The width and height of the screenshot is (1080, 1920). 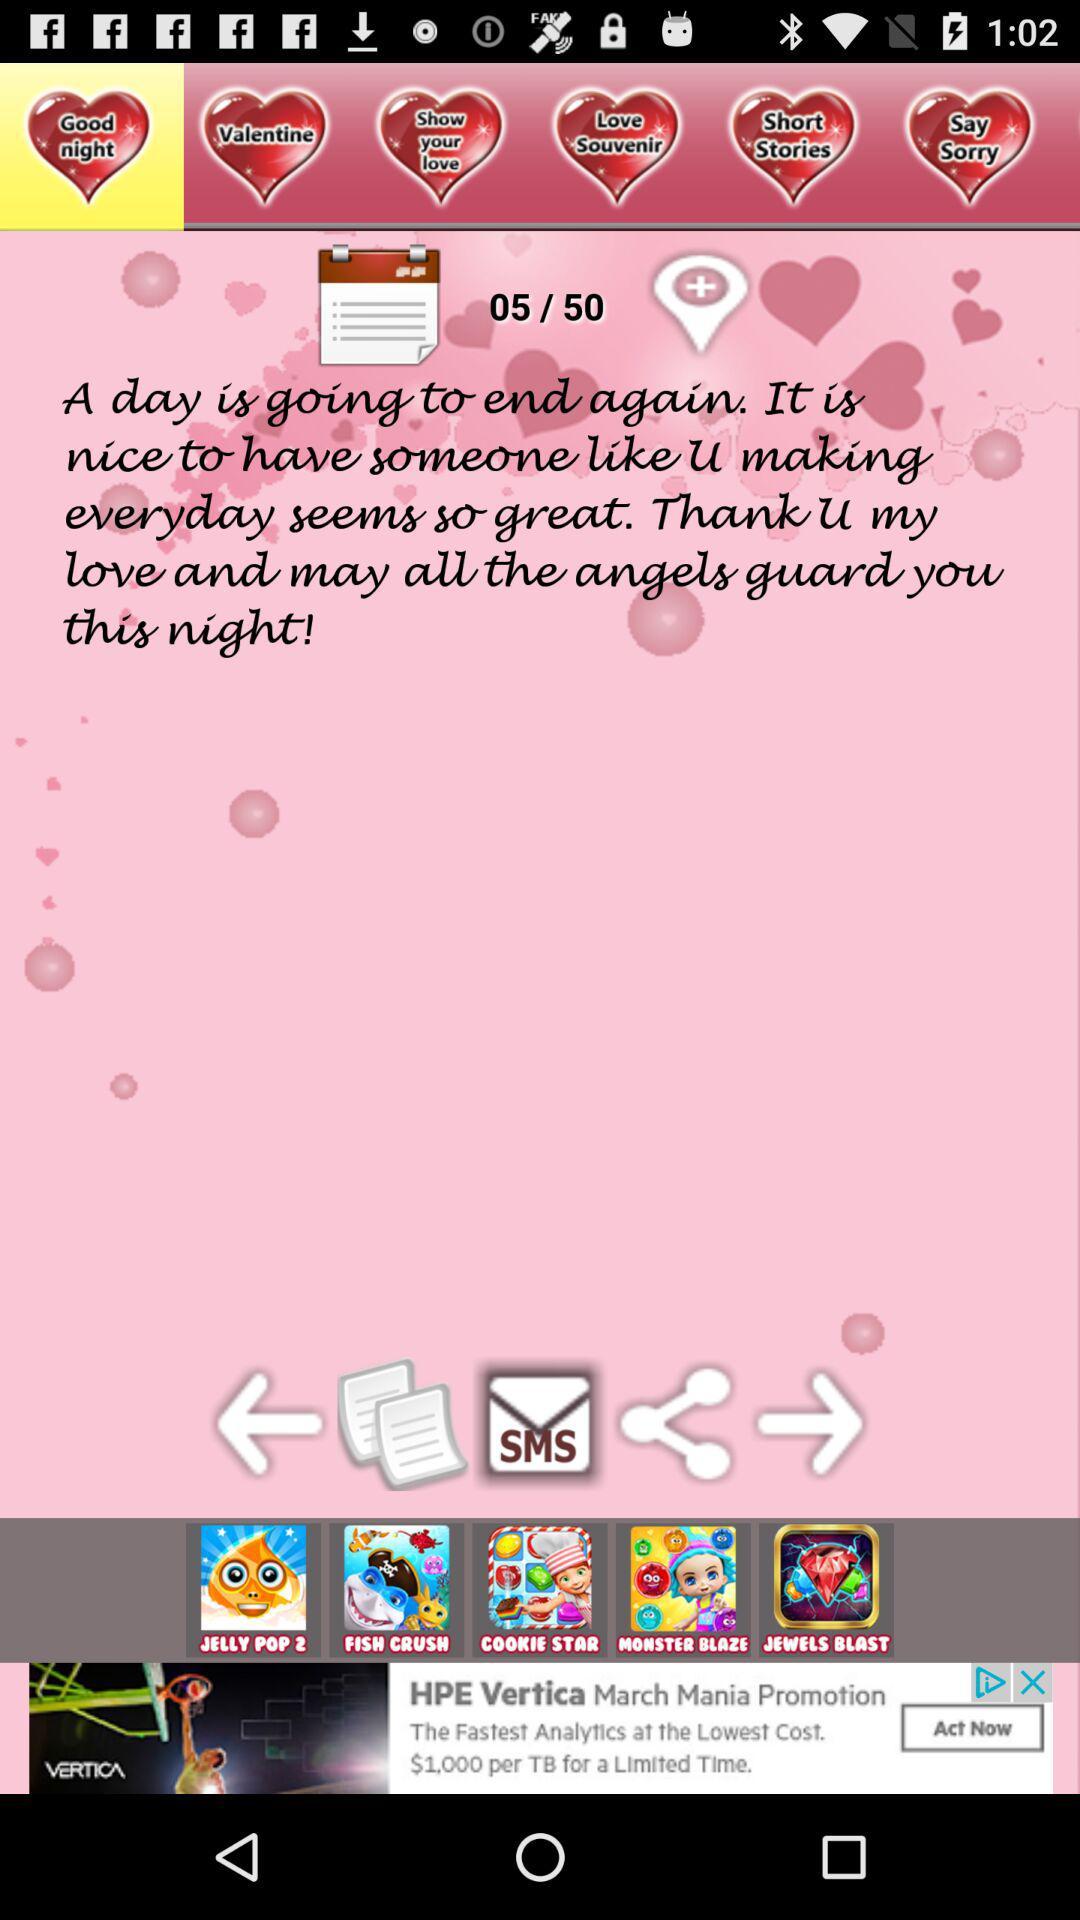 I want to click on share button, so click(x=675, y=1423).